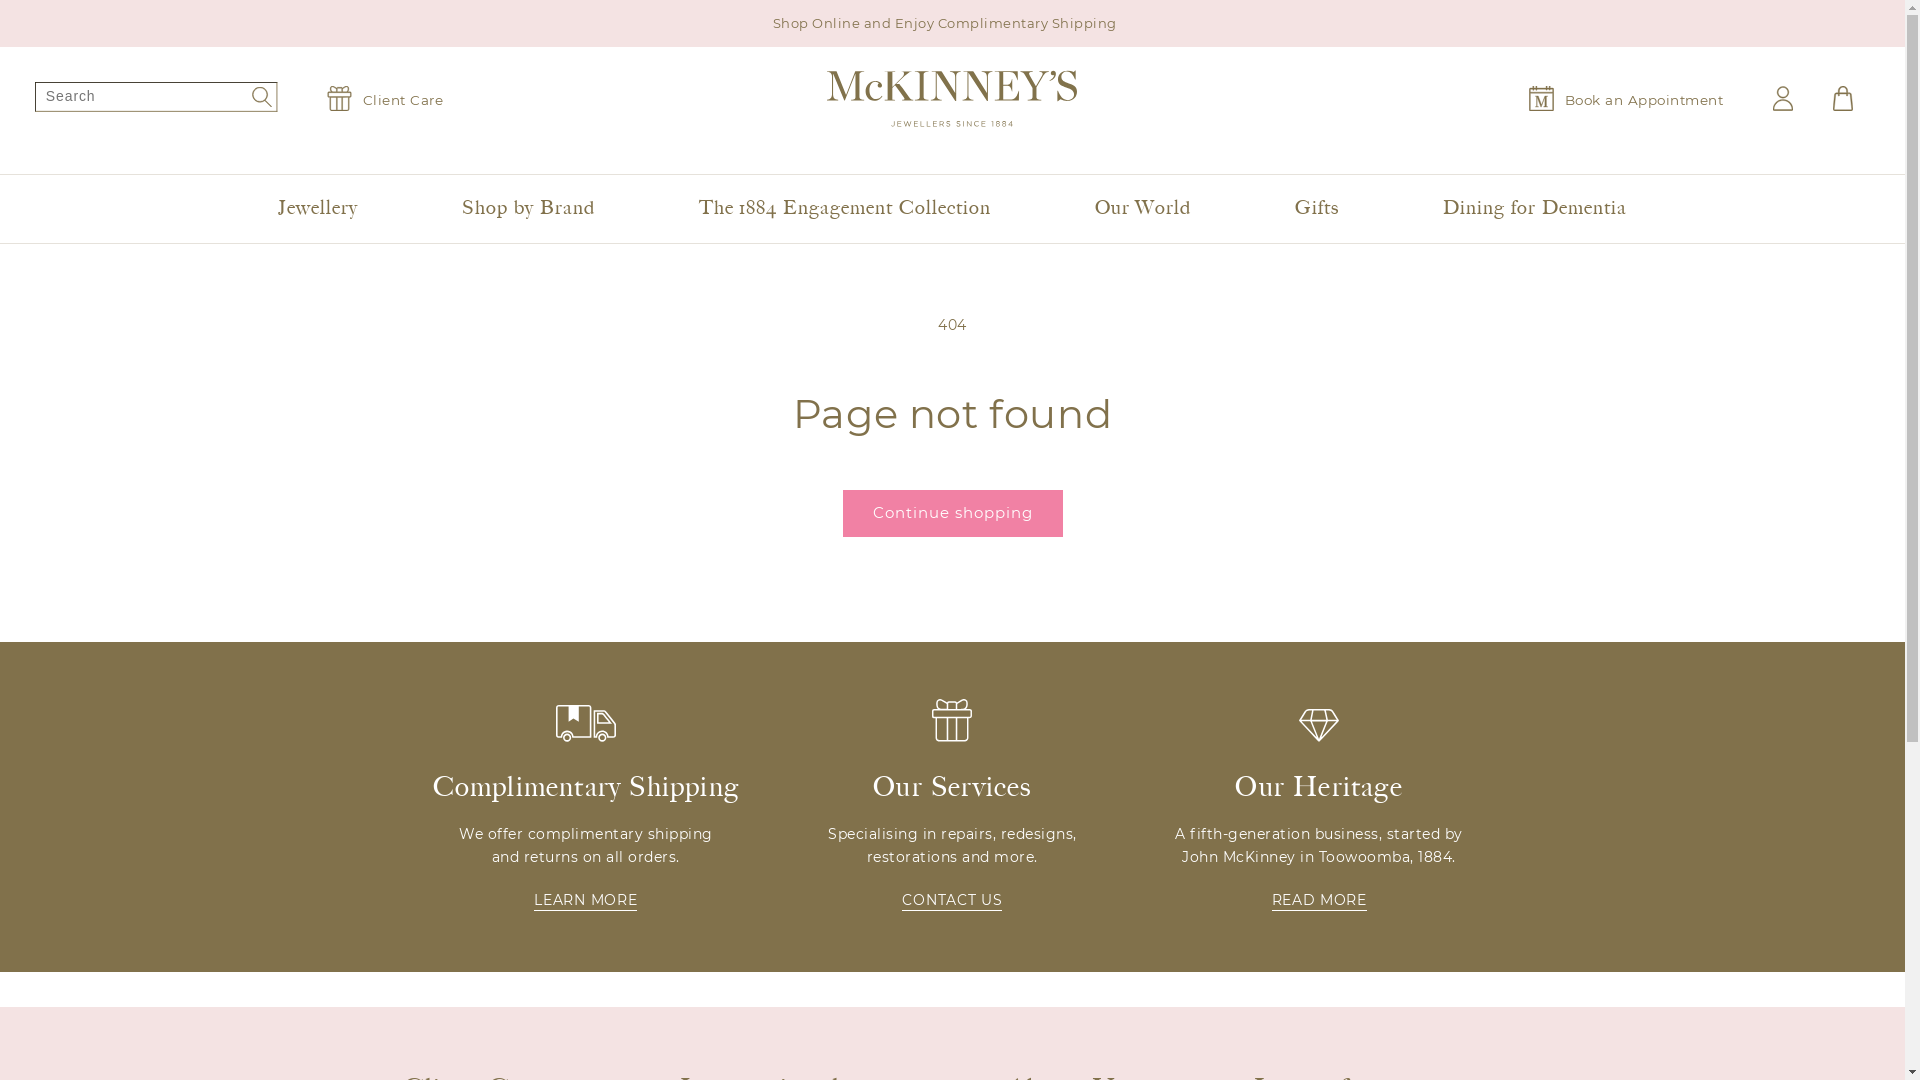  Describe the element at coordinates (1772, 98) in the screenshot. I see `'Log in'` at that location.